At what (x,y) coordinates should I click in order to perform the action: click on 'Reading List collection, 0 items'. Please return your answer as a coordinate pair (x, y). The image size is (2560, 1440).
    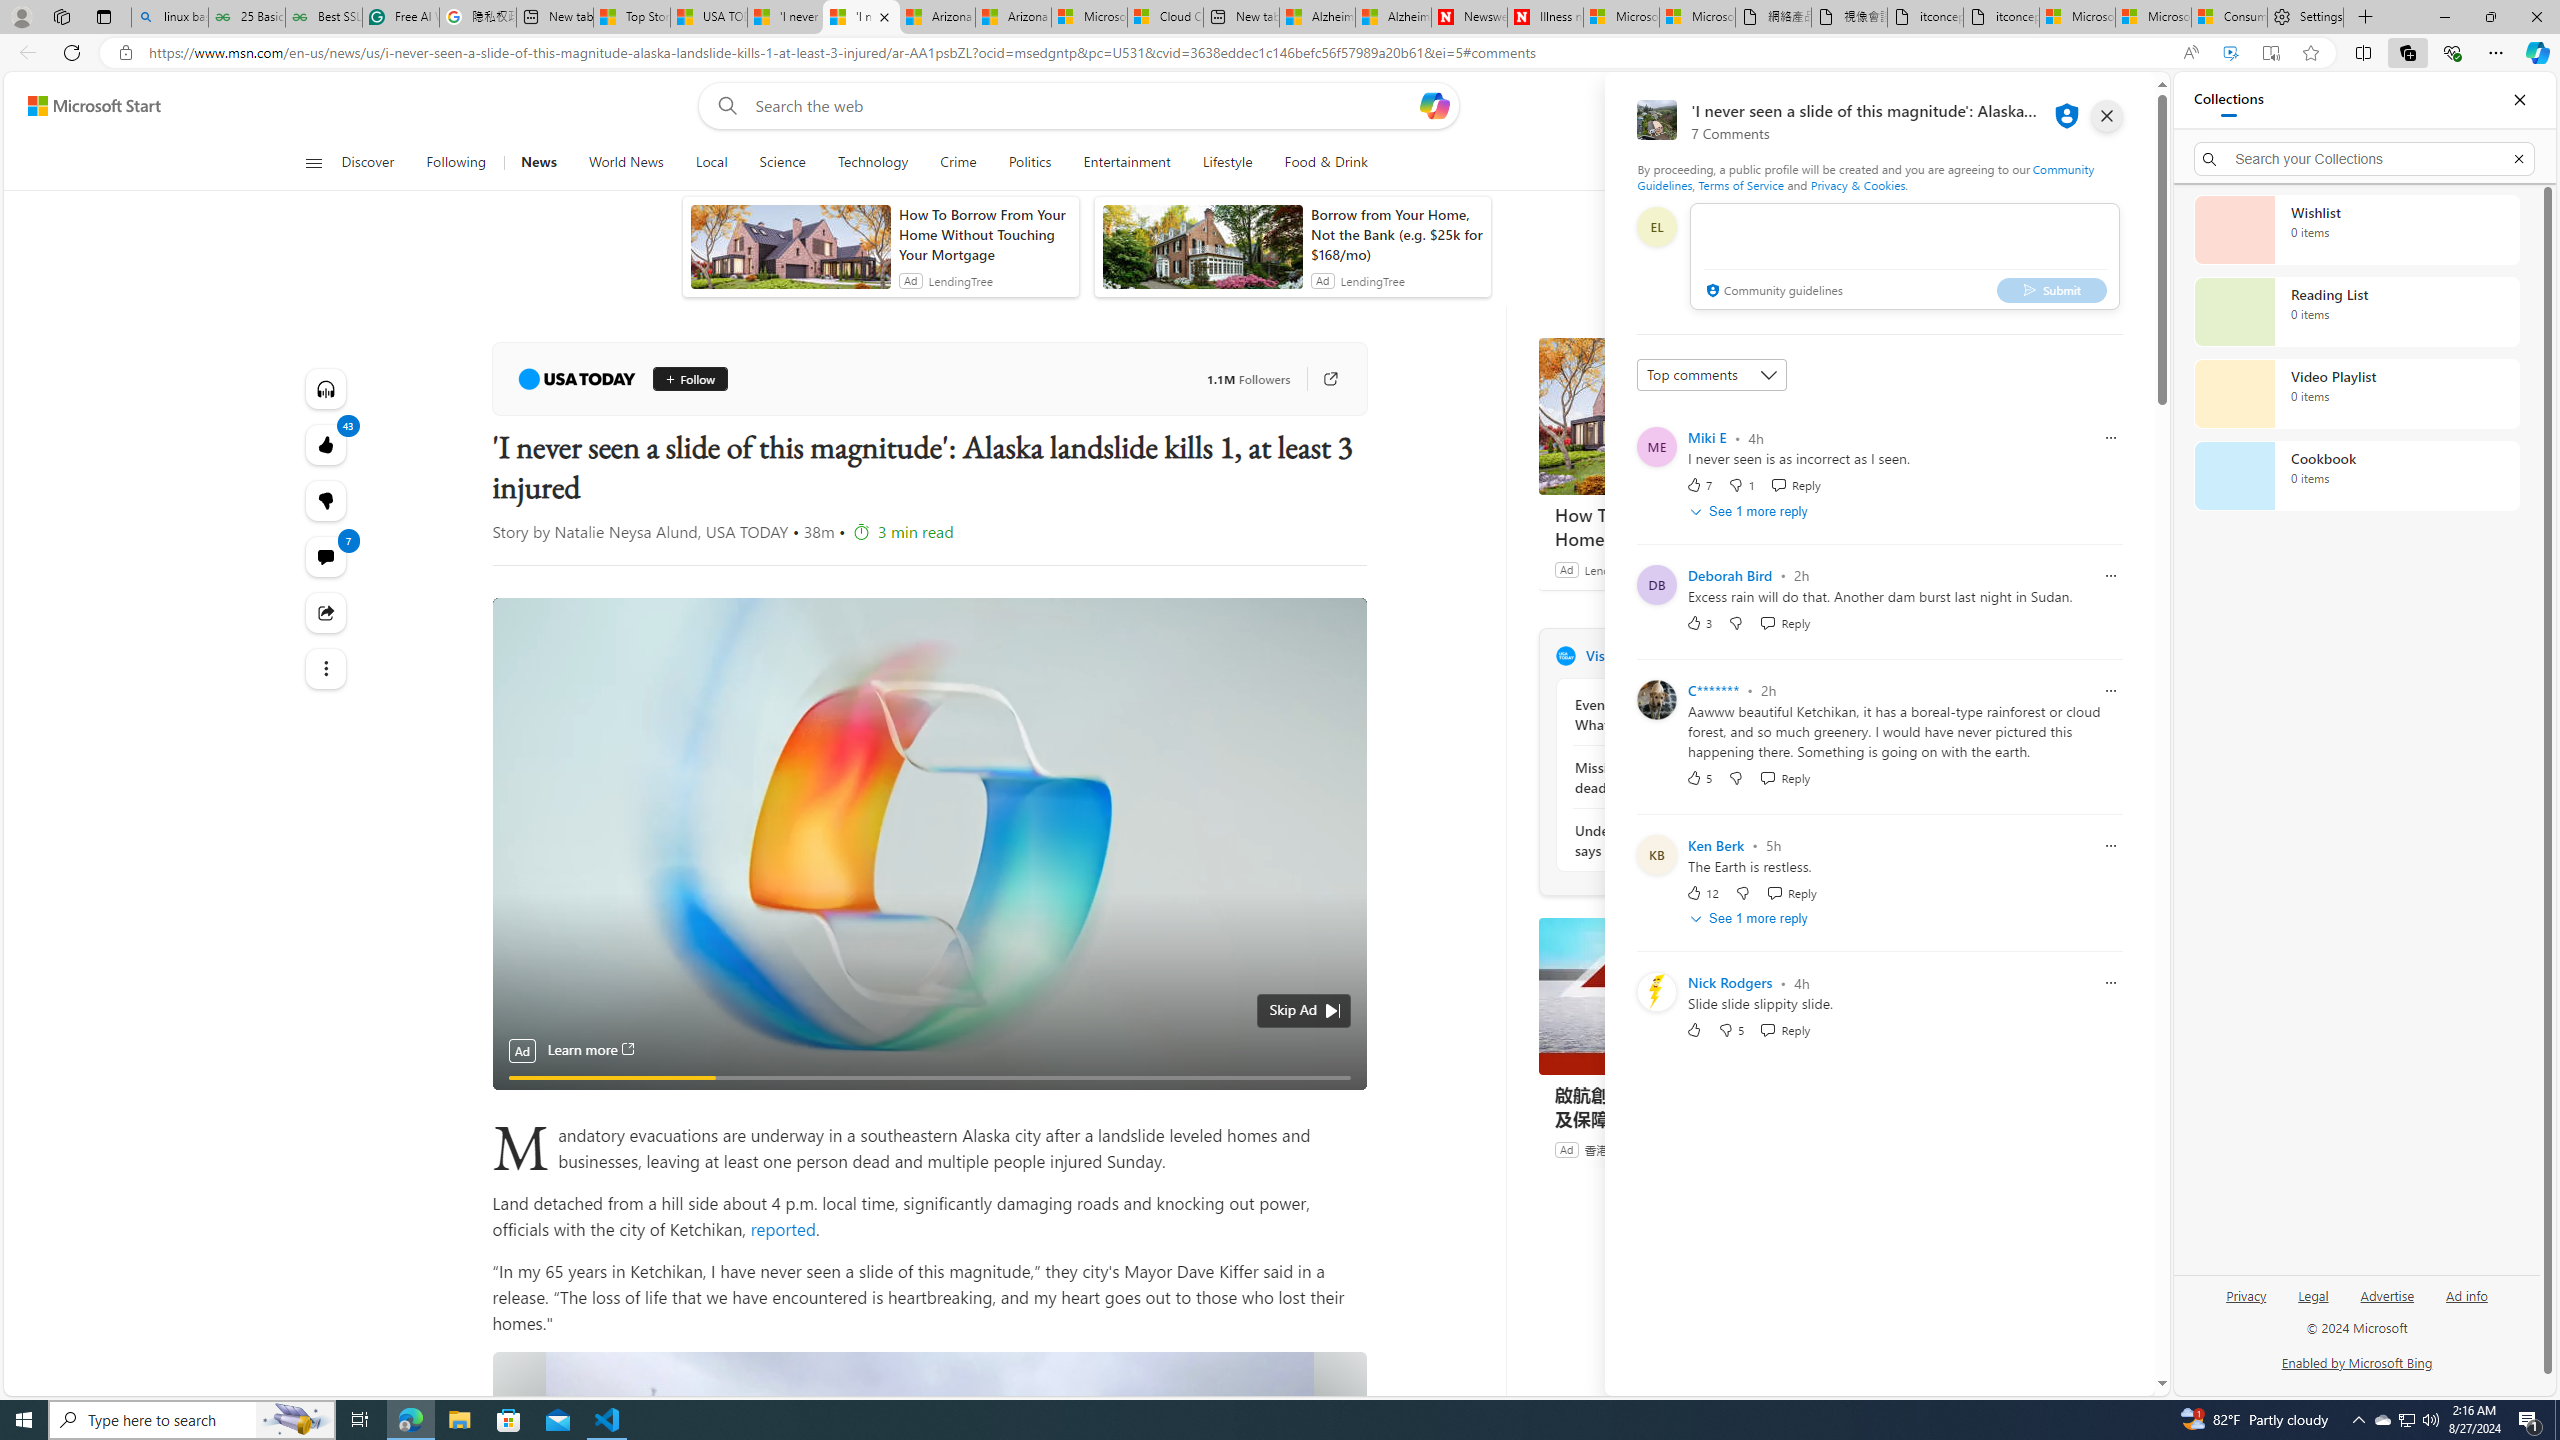
    Looking at the image, I should click on (2356, 310).